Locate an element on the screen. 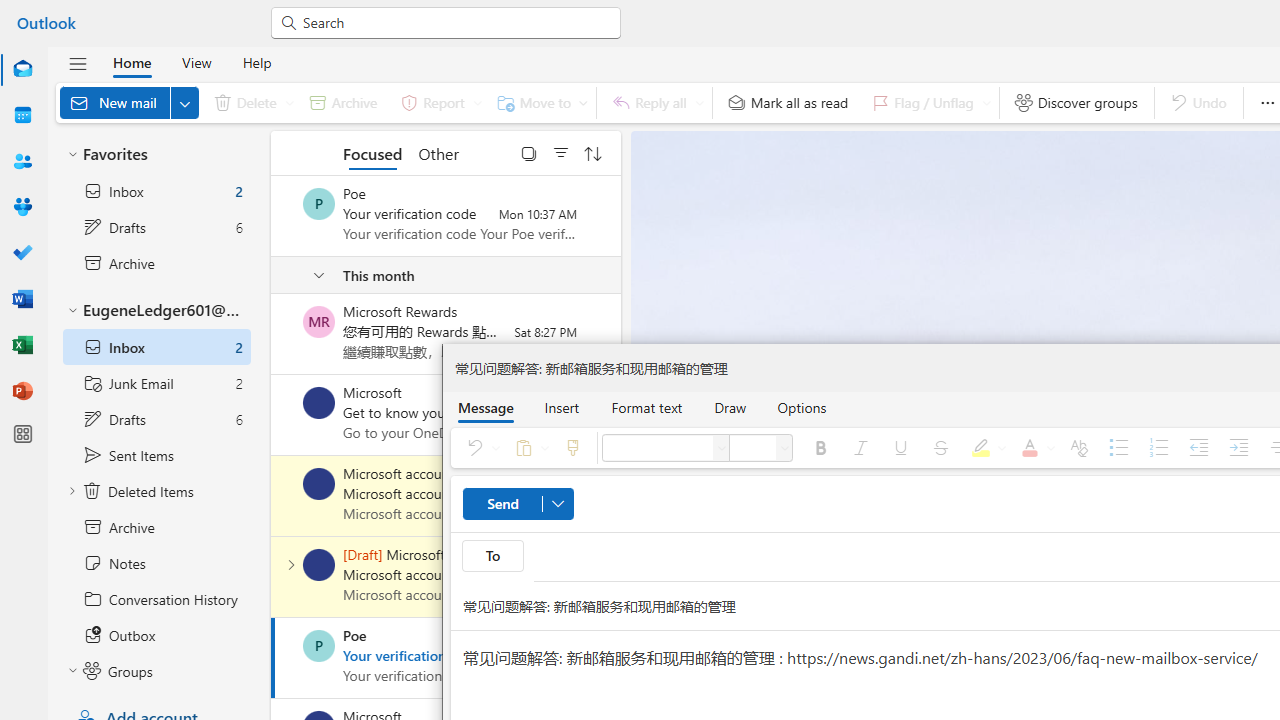 The height and width of the screenshot is (720, 1280). 'Message' is located at coordinates (485, 406).